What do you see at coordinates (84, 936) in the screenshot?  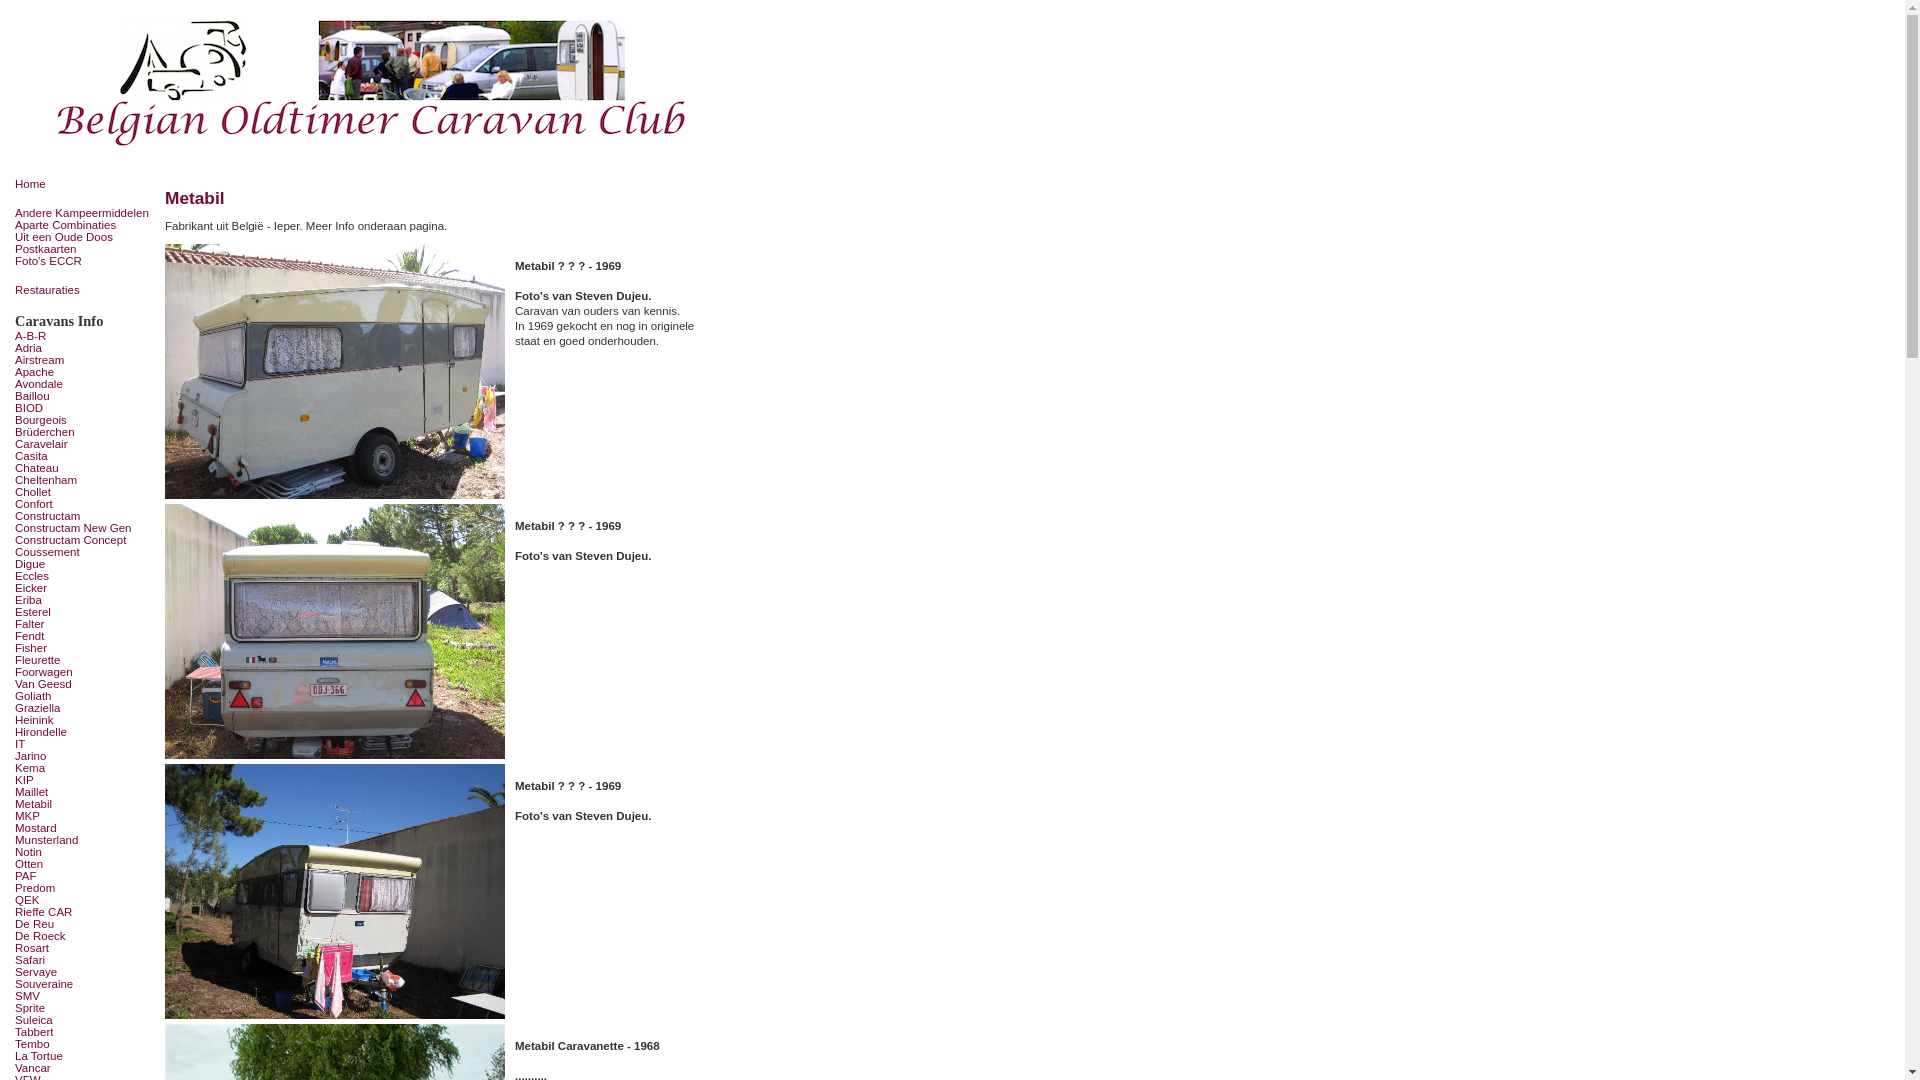 I see `'De Roeck'` at bounding box center [84, 936].